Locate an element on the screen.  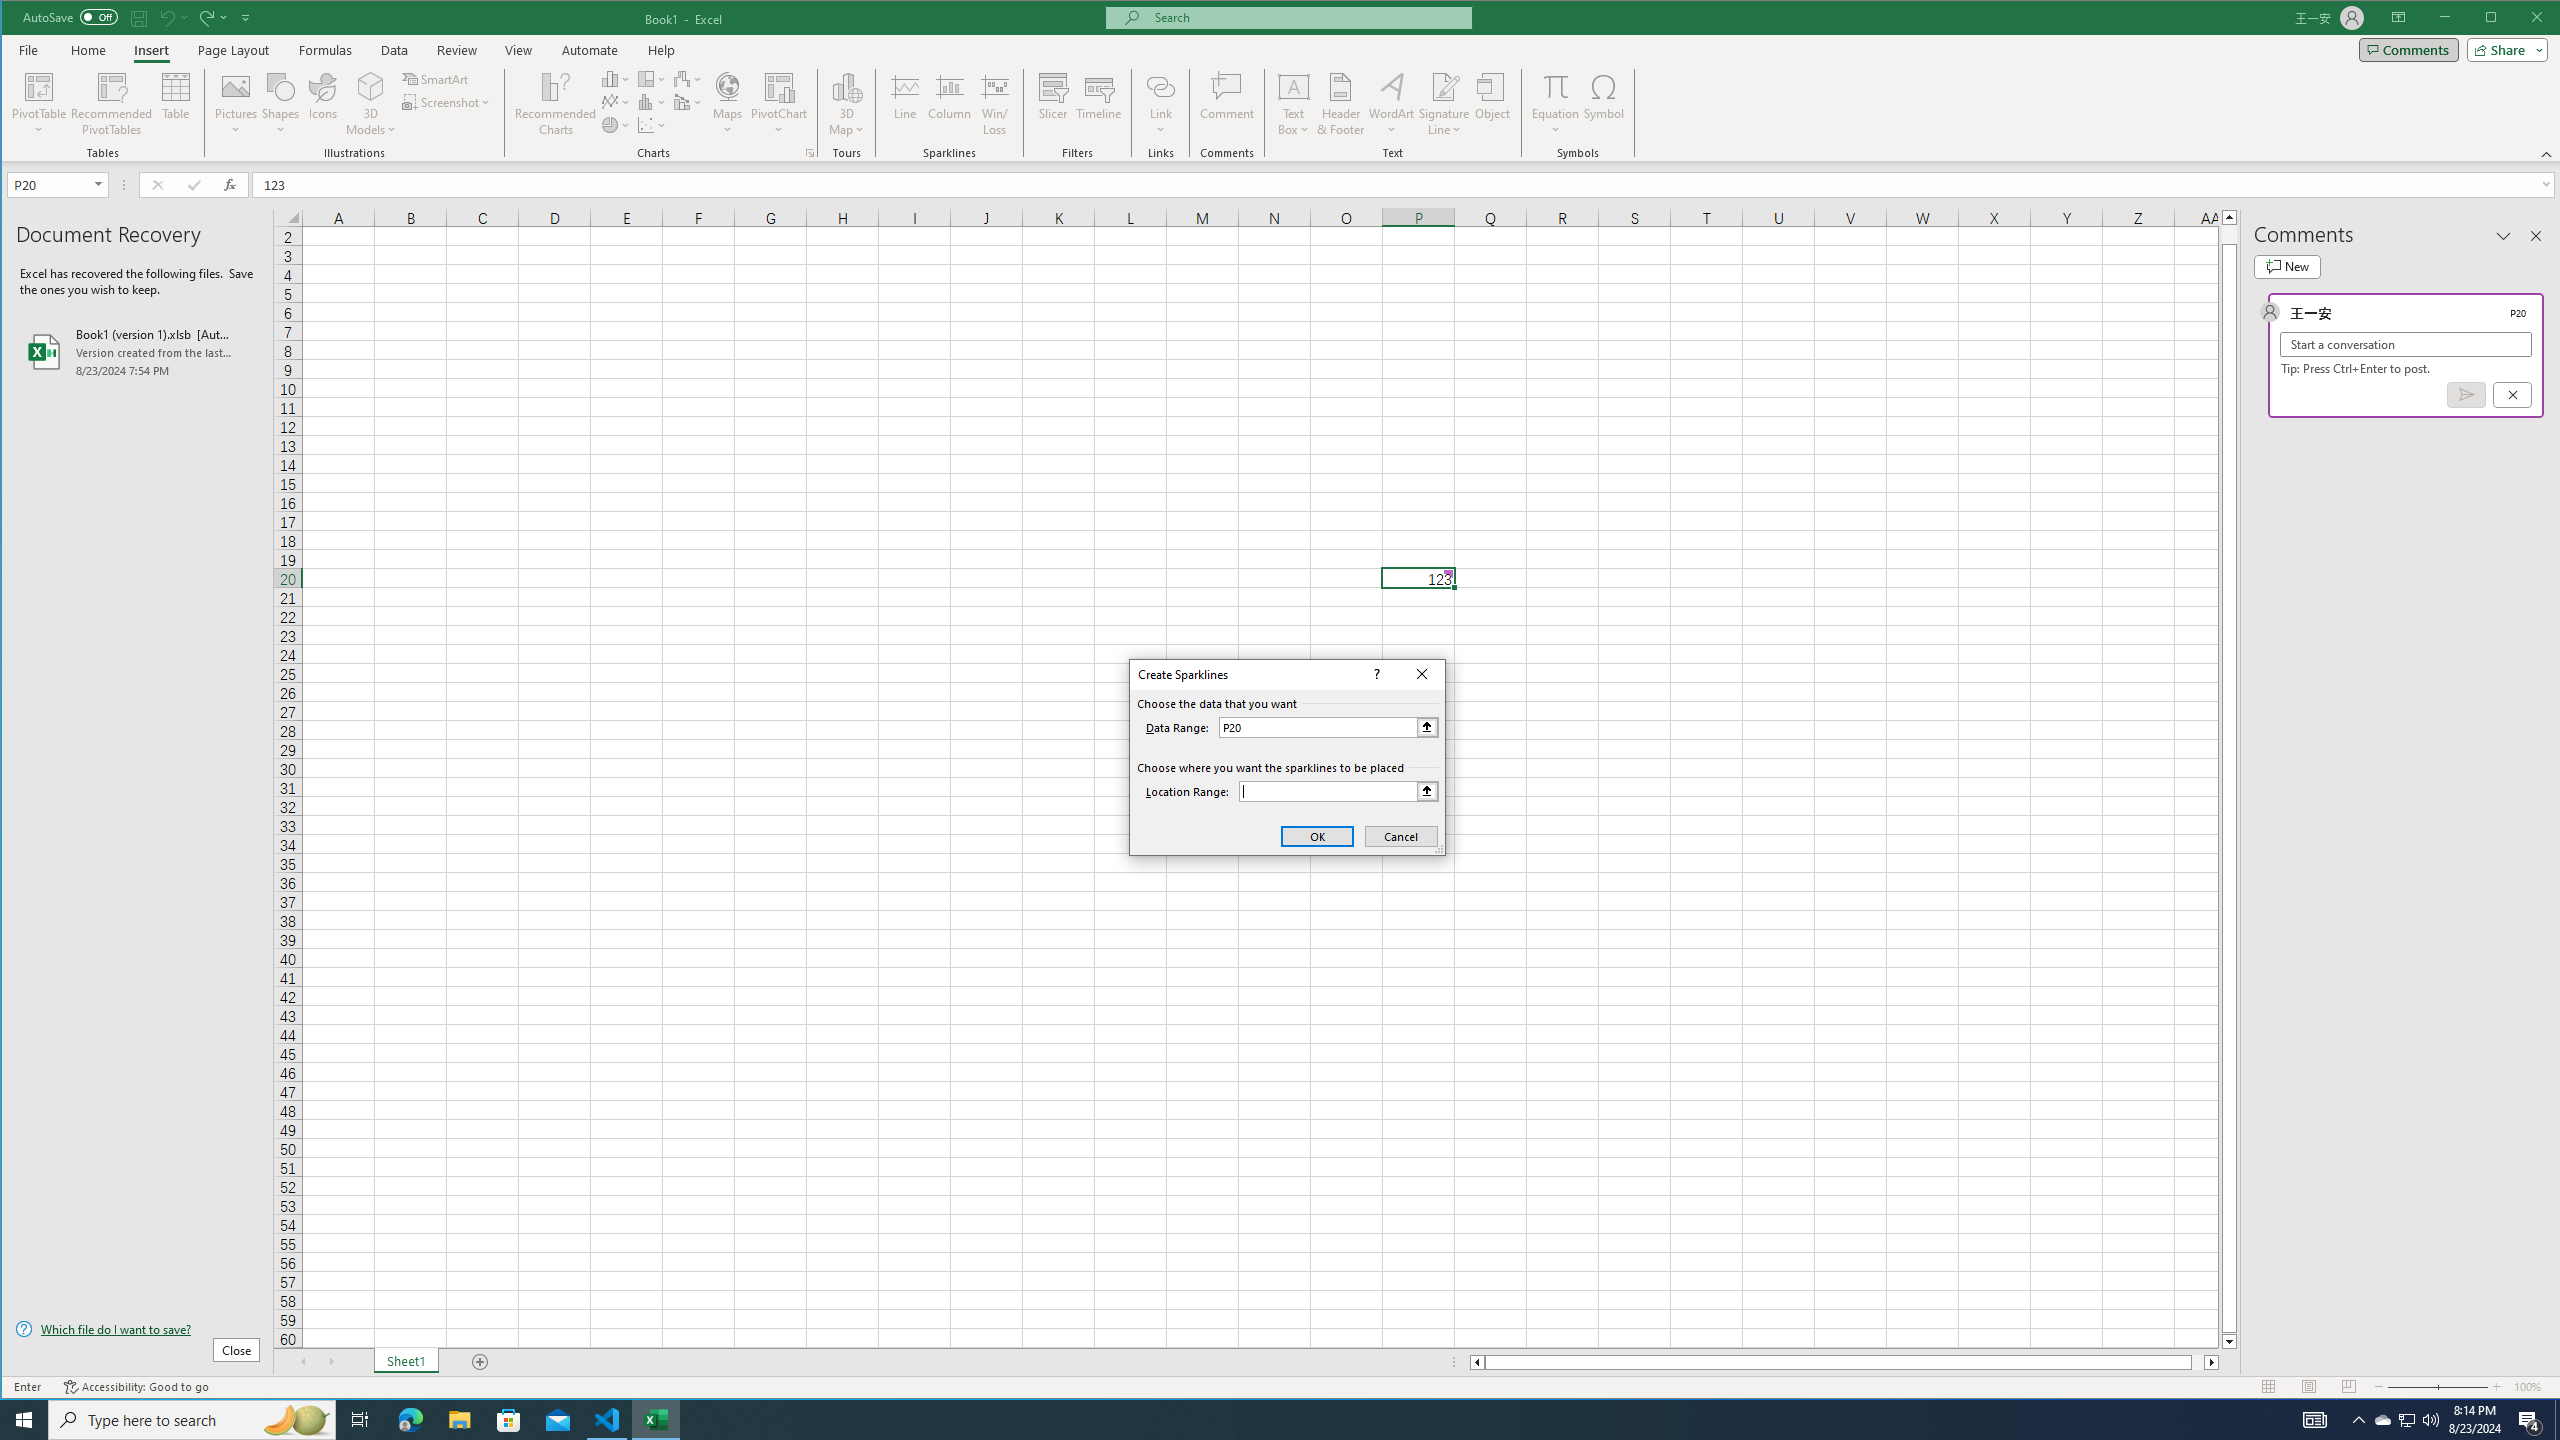
'New comment' is located at coordinates (2286, 267).